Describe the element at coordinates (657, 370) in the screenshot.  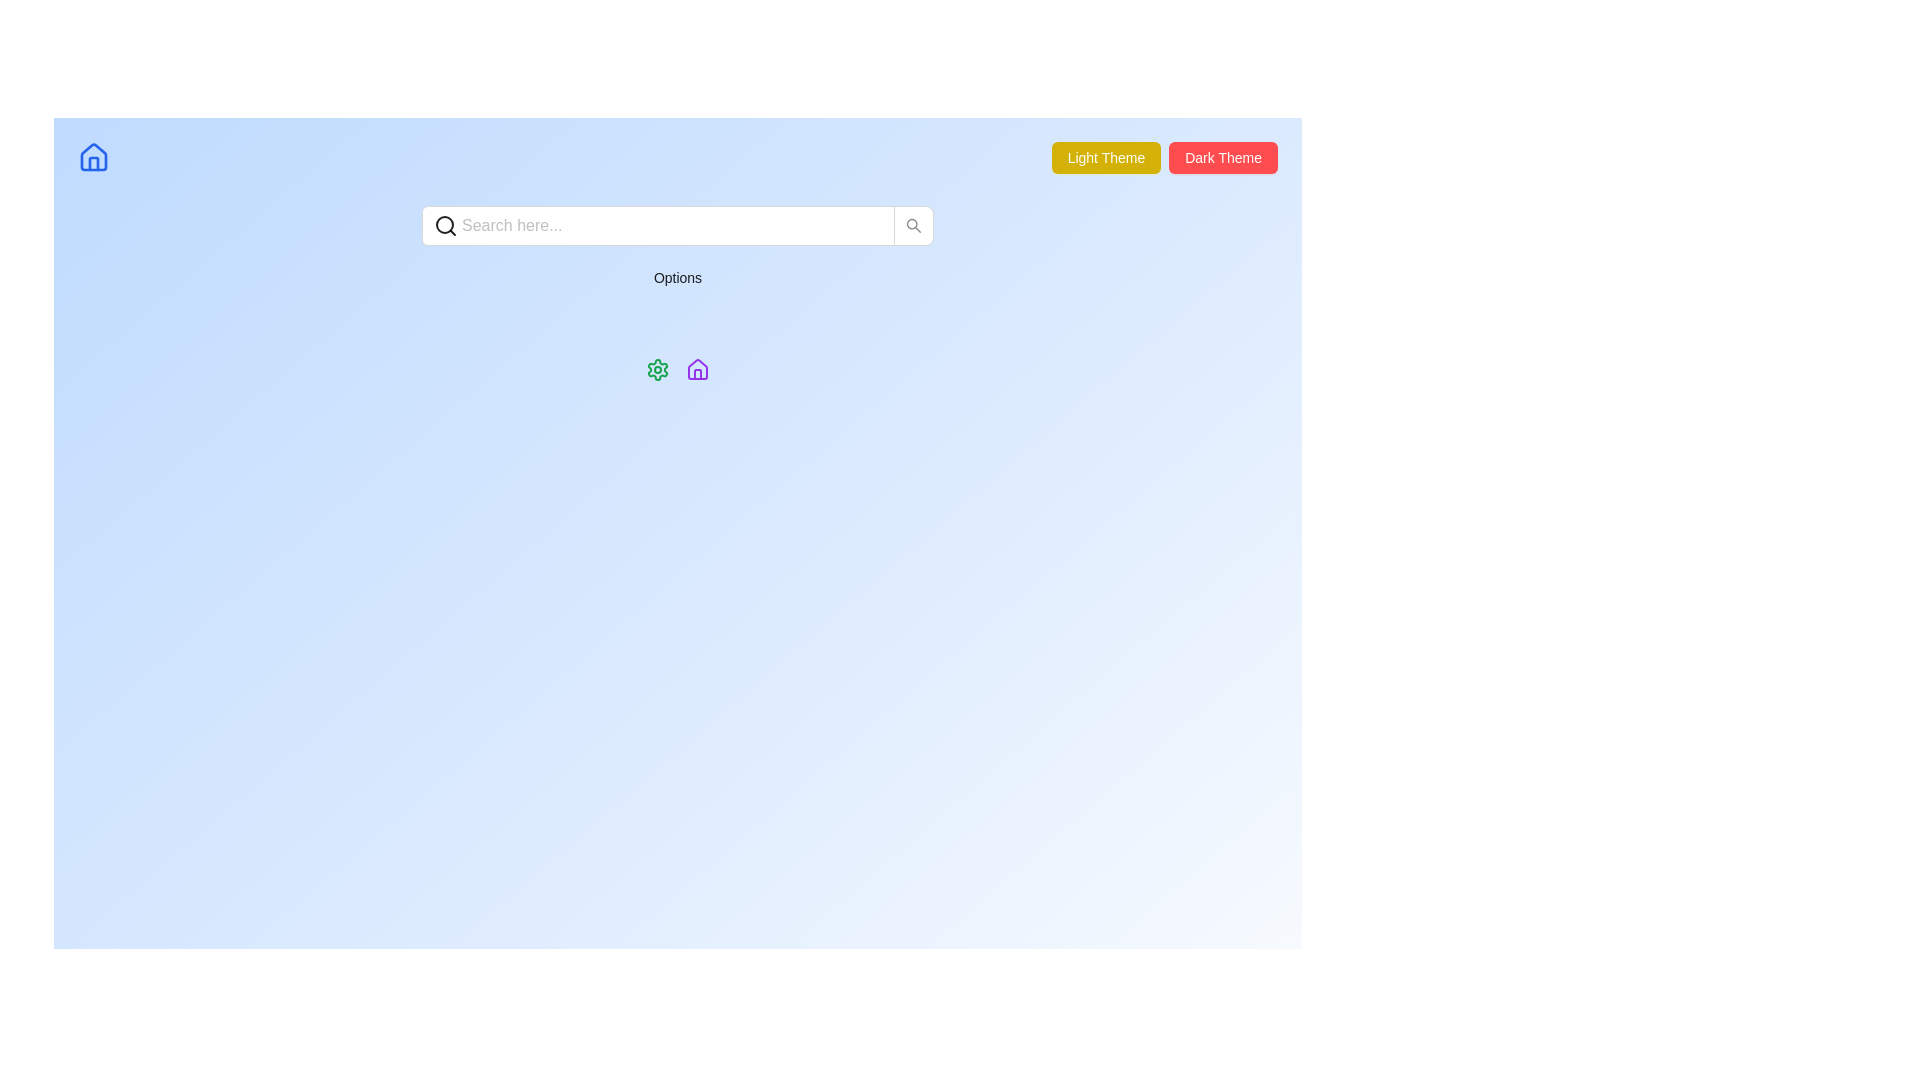
I see `the green gear-shaped icon in the bottom-left corner of the icon group` at that location.